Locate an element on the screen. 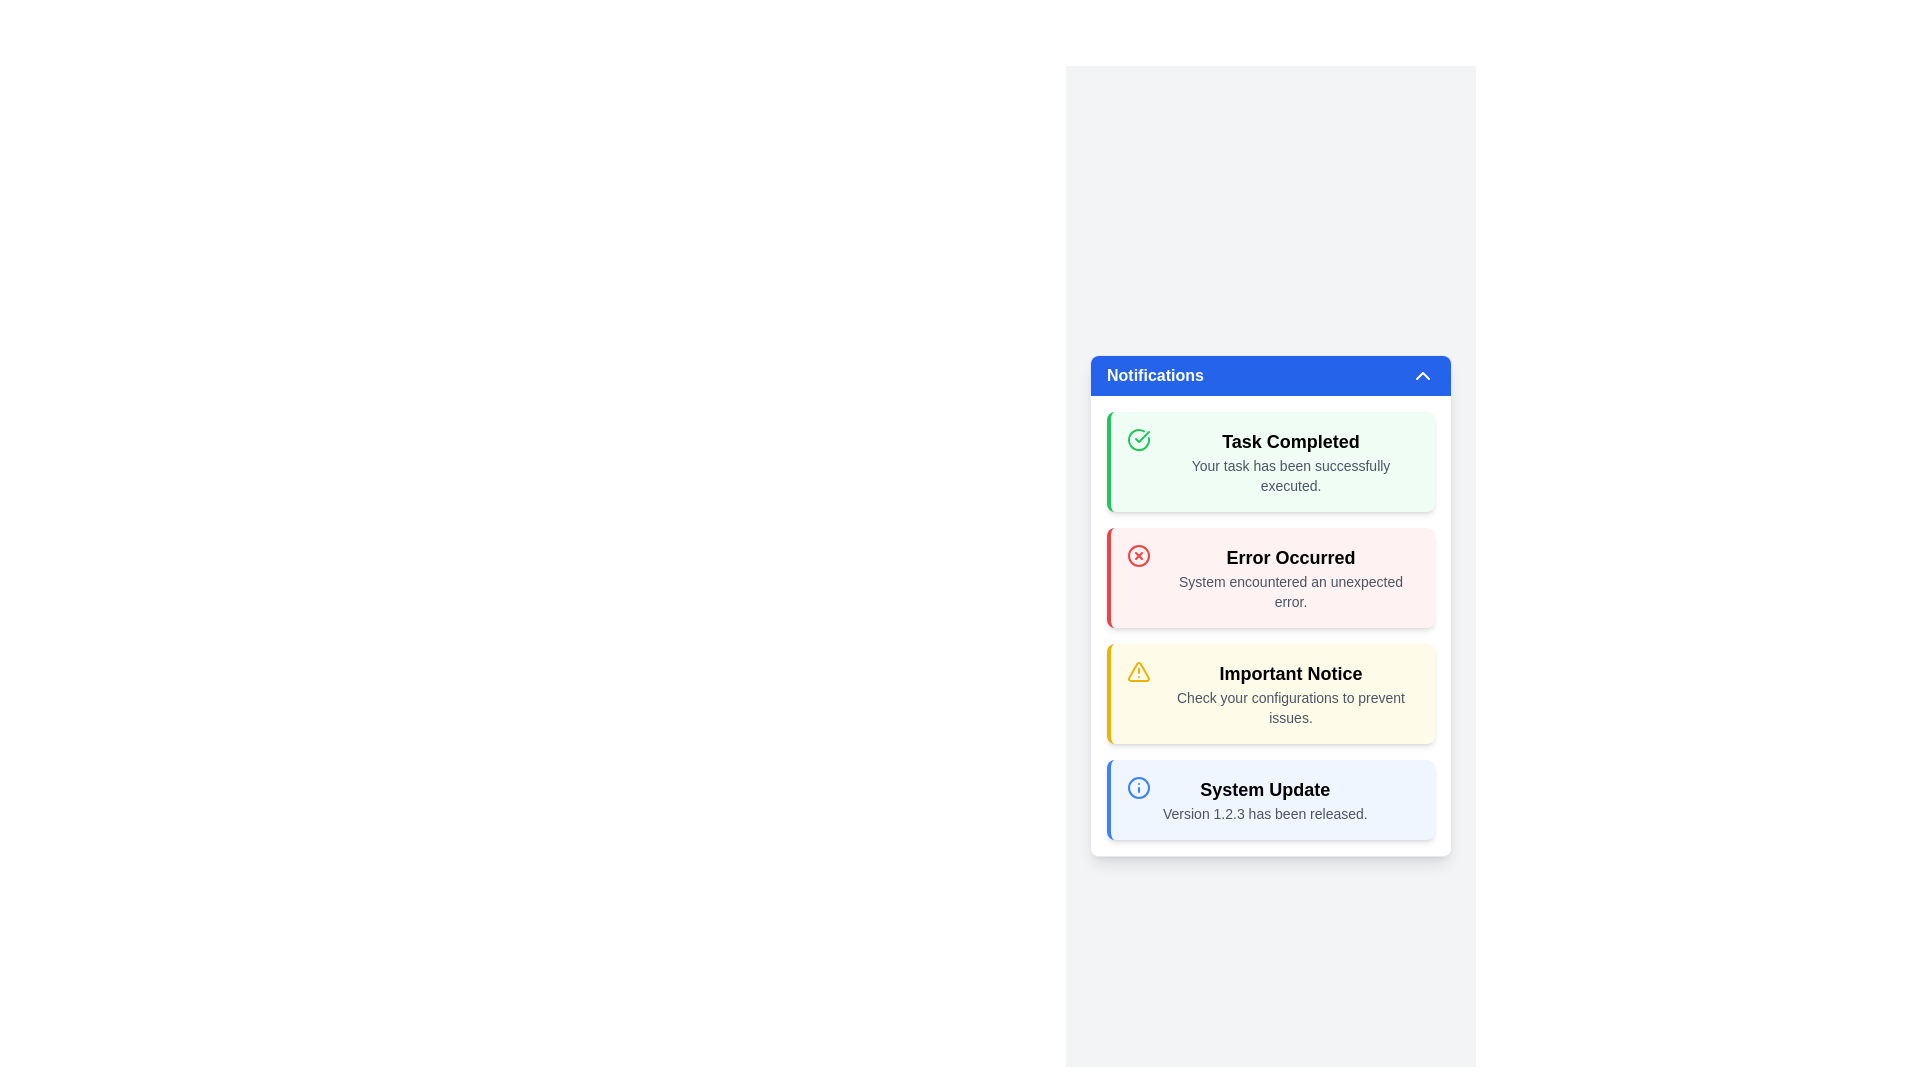 The height and width of the screenshot is (1080, 1920). the chevron-up icon button located at the far right of the blue header bar labeled 'Notifications' is located at coordinates (1421, 375).